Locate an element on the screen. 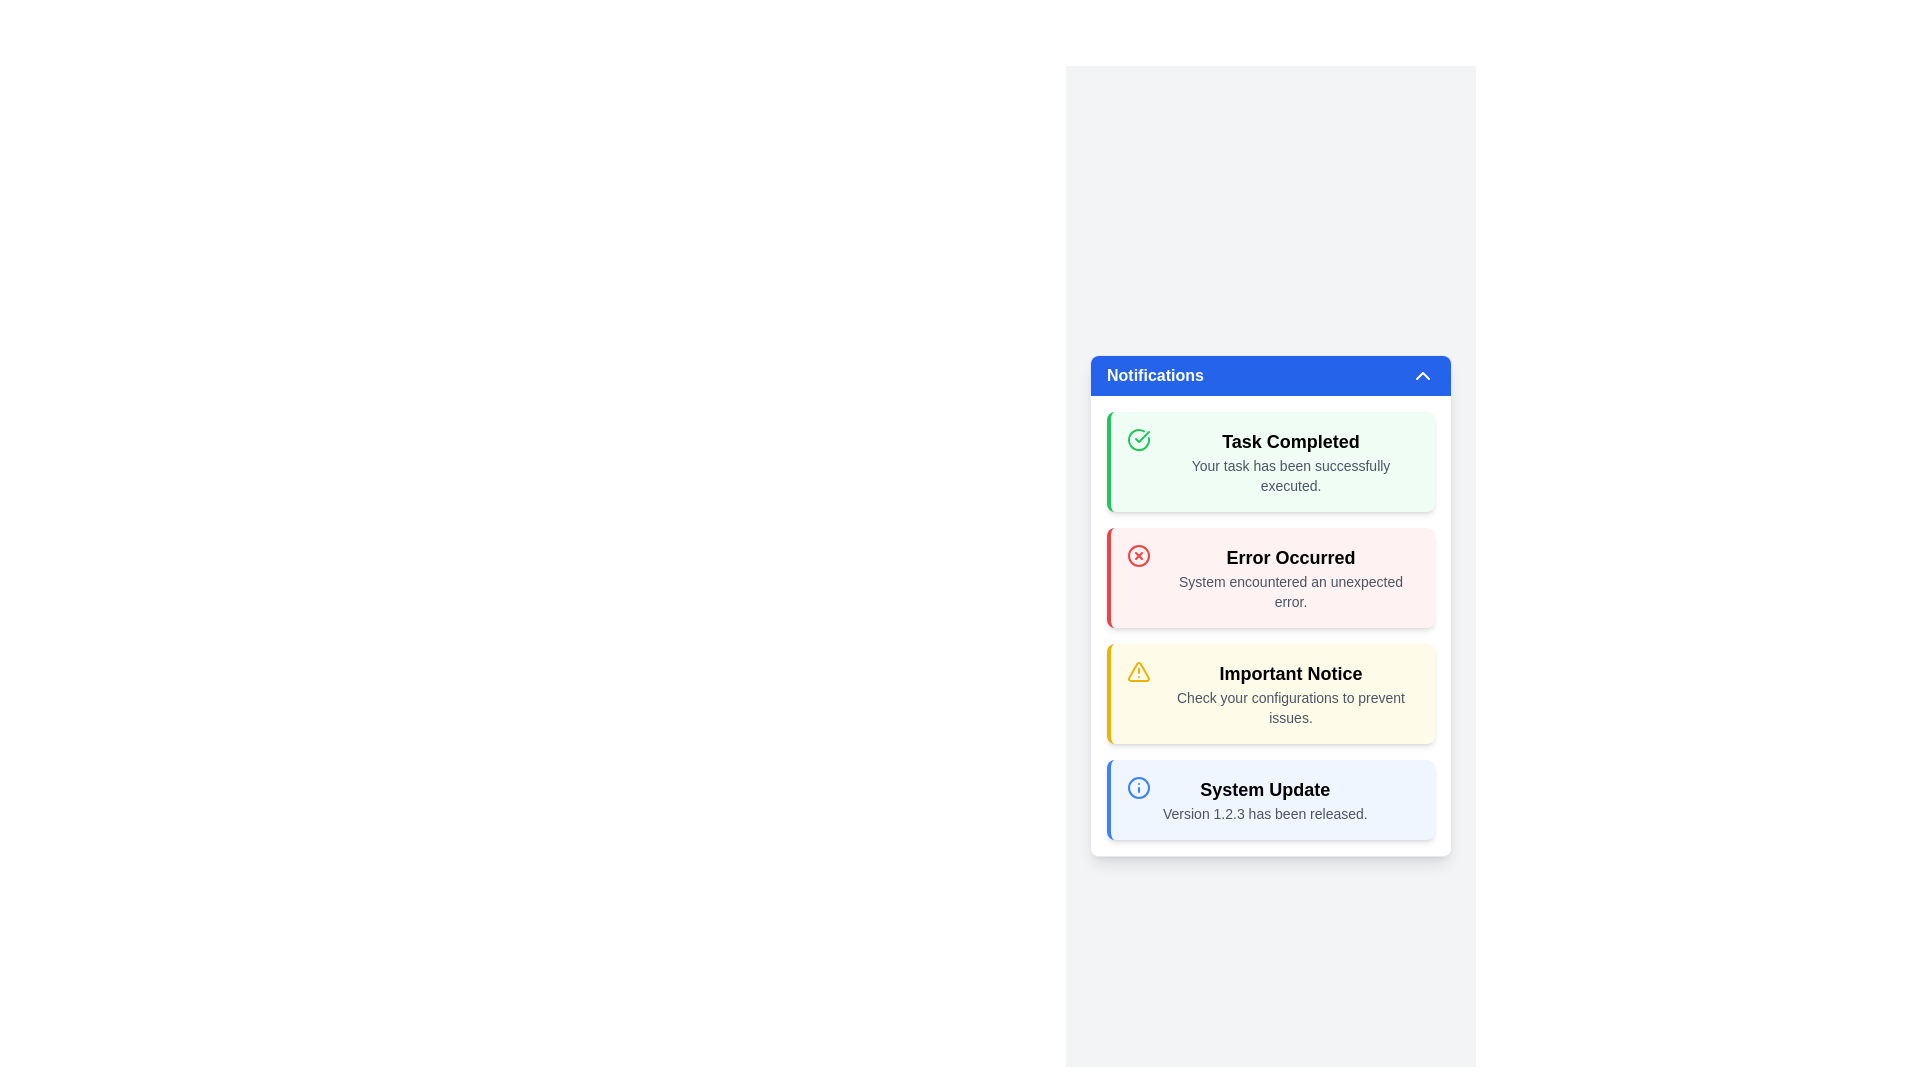 The height and width of the screenshot is (1080, 1920). the chevron-up icon button located at the far right of the blue header bar labeled 'Notifications' is located at coordinates (1421, 375).